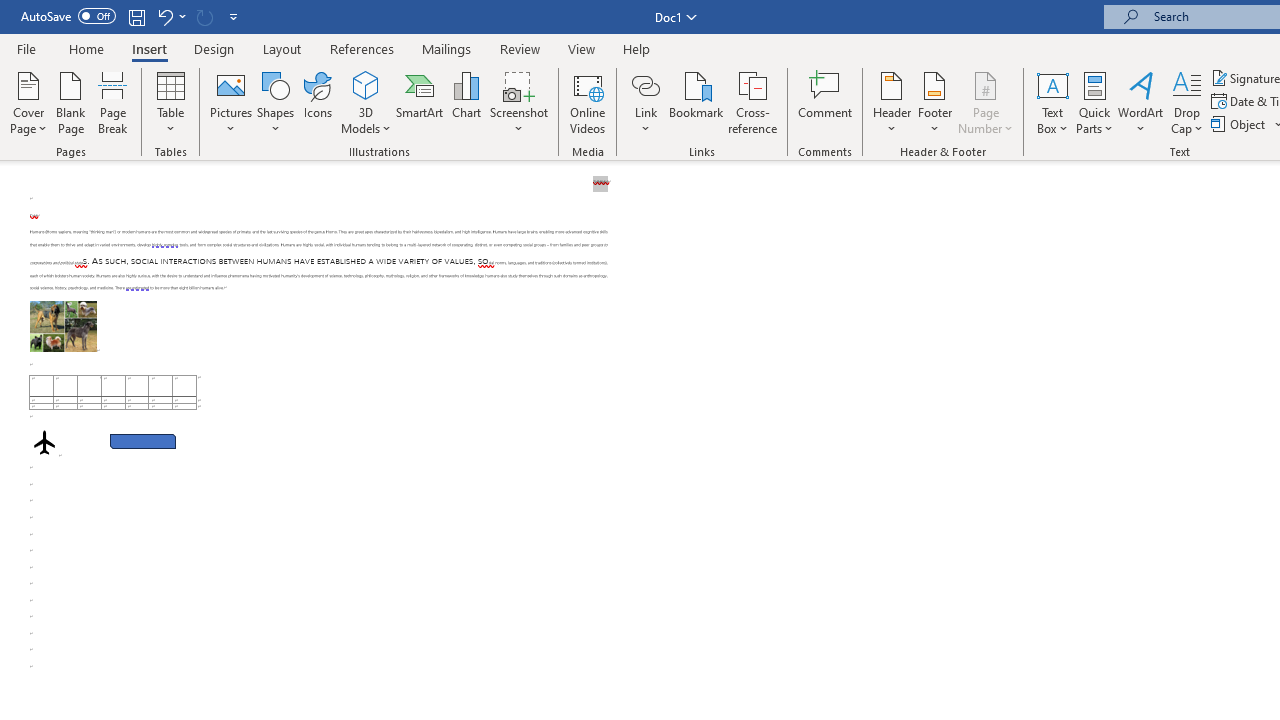 This screenshot has width=1280, height=720. What do you see at coordinates (520, 48) in the screenshot?
I see `'Review'` at bounding box center [520, 48].